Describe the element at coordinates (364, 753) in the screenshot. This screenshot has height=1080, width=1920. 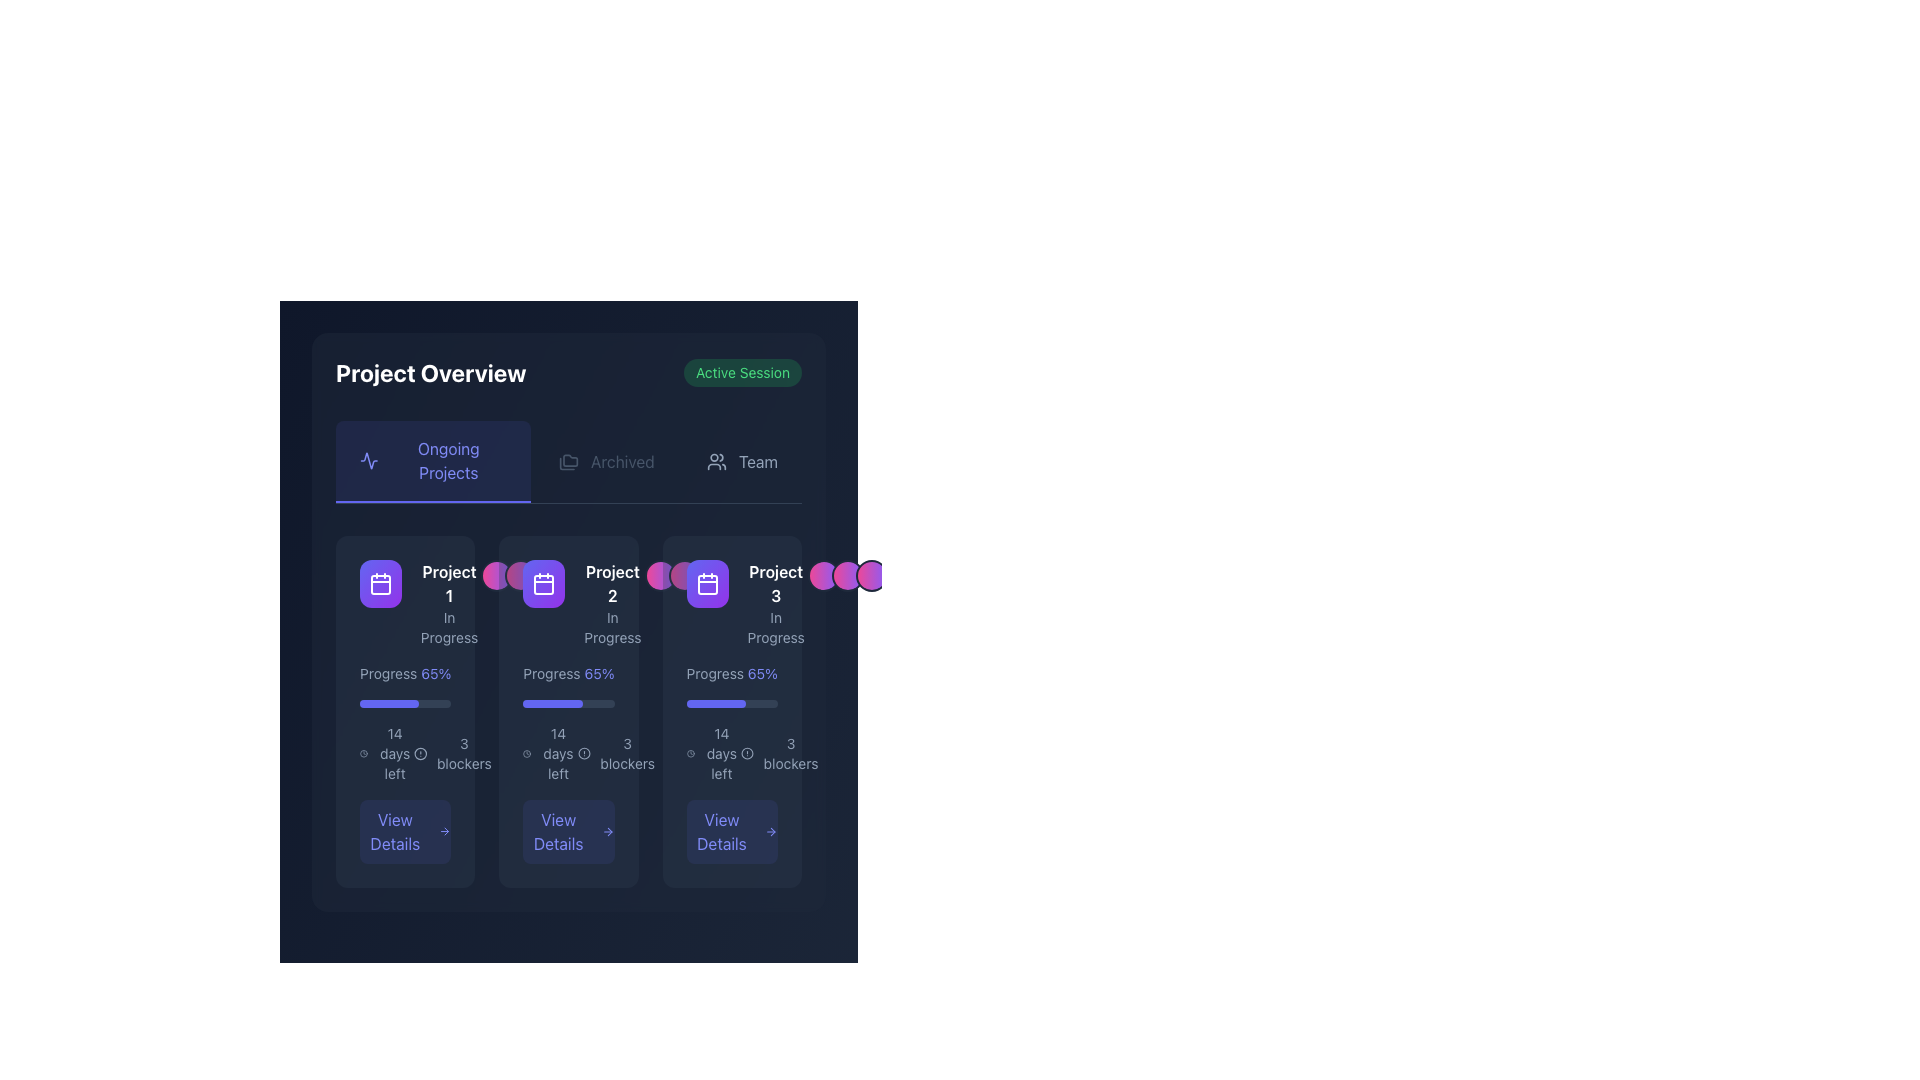
I see `the icon symbolizing a time-related concept located to the left of the text '14 days left' within the project details card` at that location.